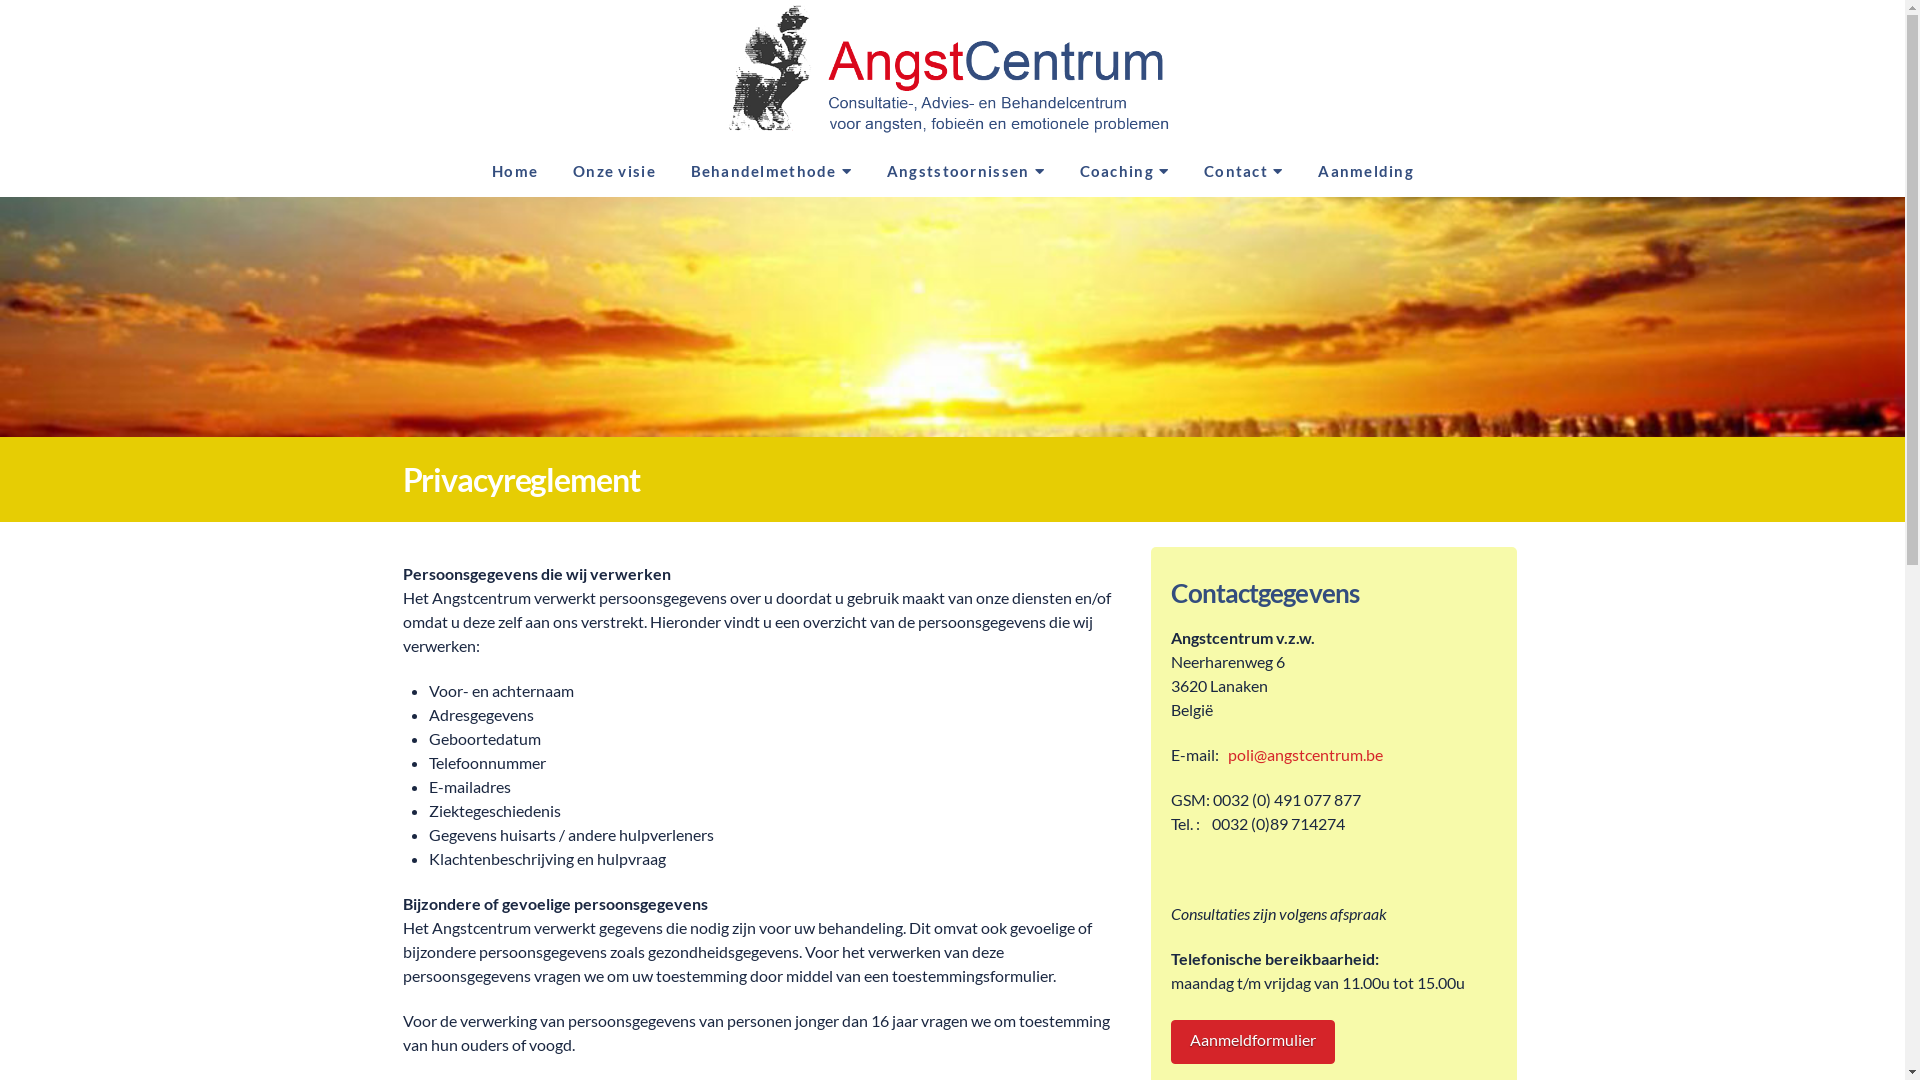 This screenshot has height=1080, width=1920. What do you see at coordinates (473, 173) in the screenshot?
I see `'Home'` at bounding box center [473, 173].